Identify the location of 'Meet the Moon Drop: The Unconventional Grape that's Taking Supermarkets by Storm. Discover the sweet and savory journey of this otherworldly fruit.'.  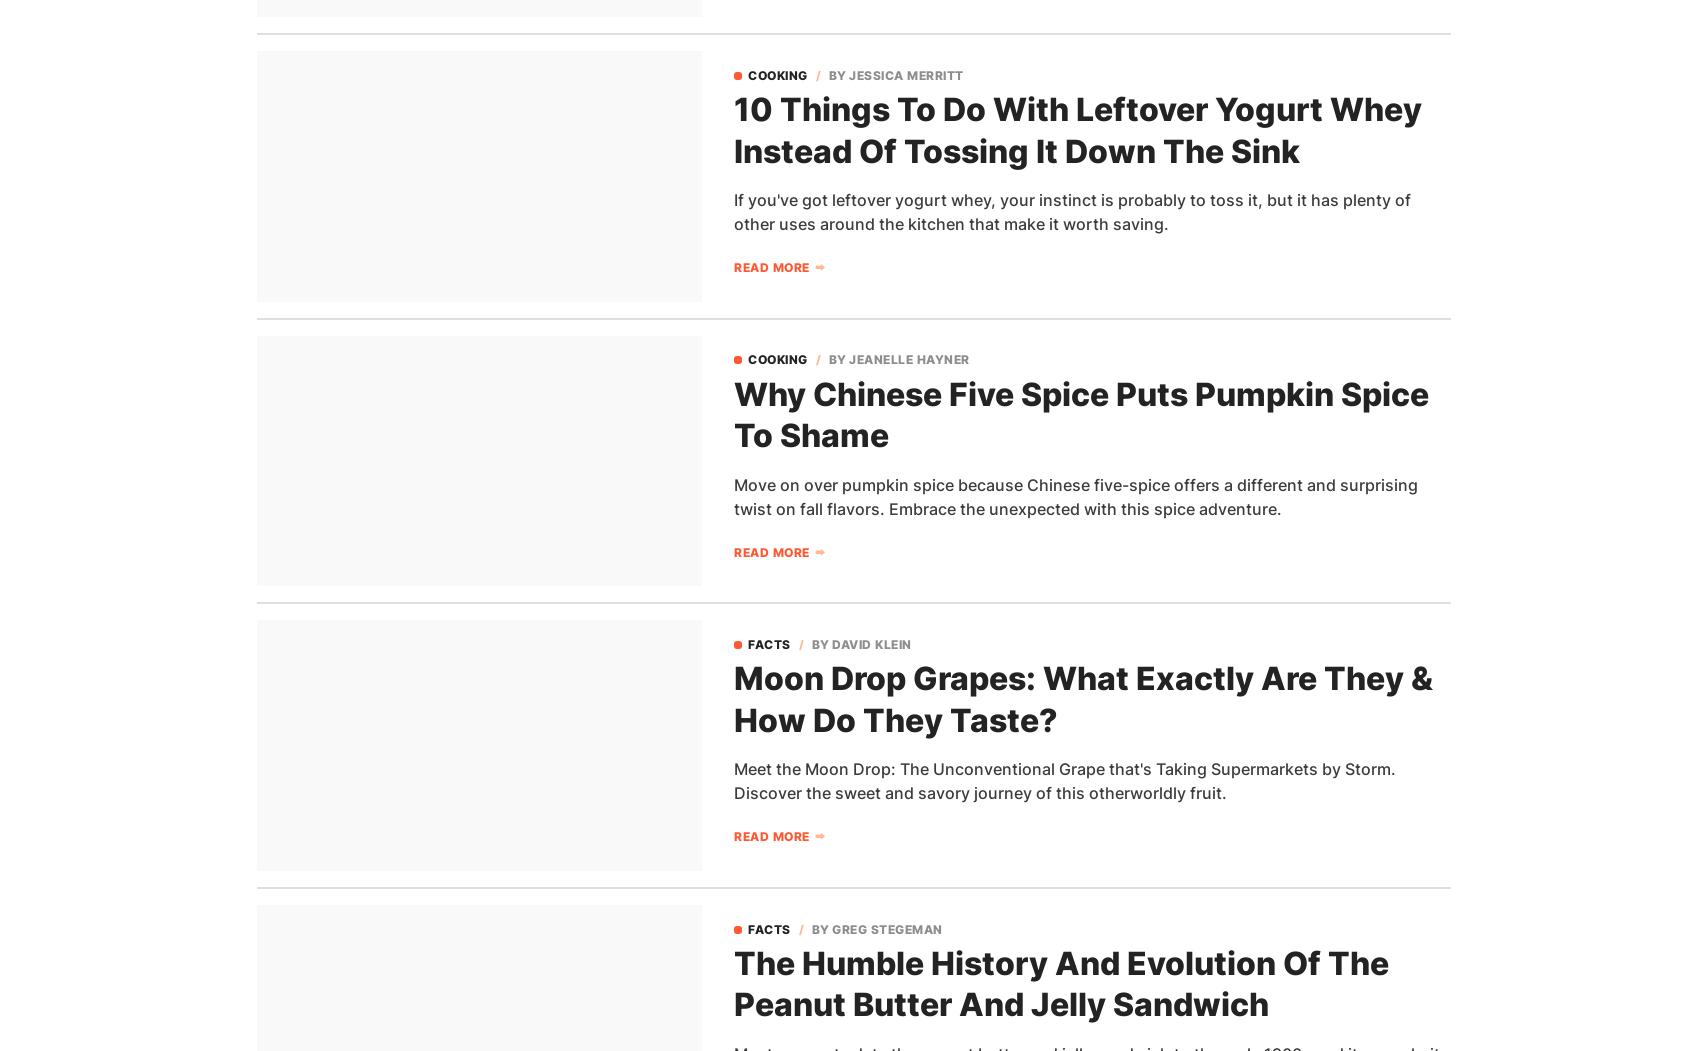
(1063, 779).